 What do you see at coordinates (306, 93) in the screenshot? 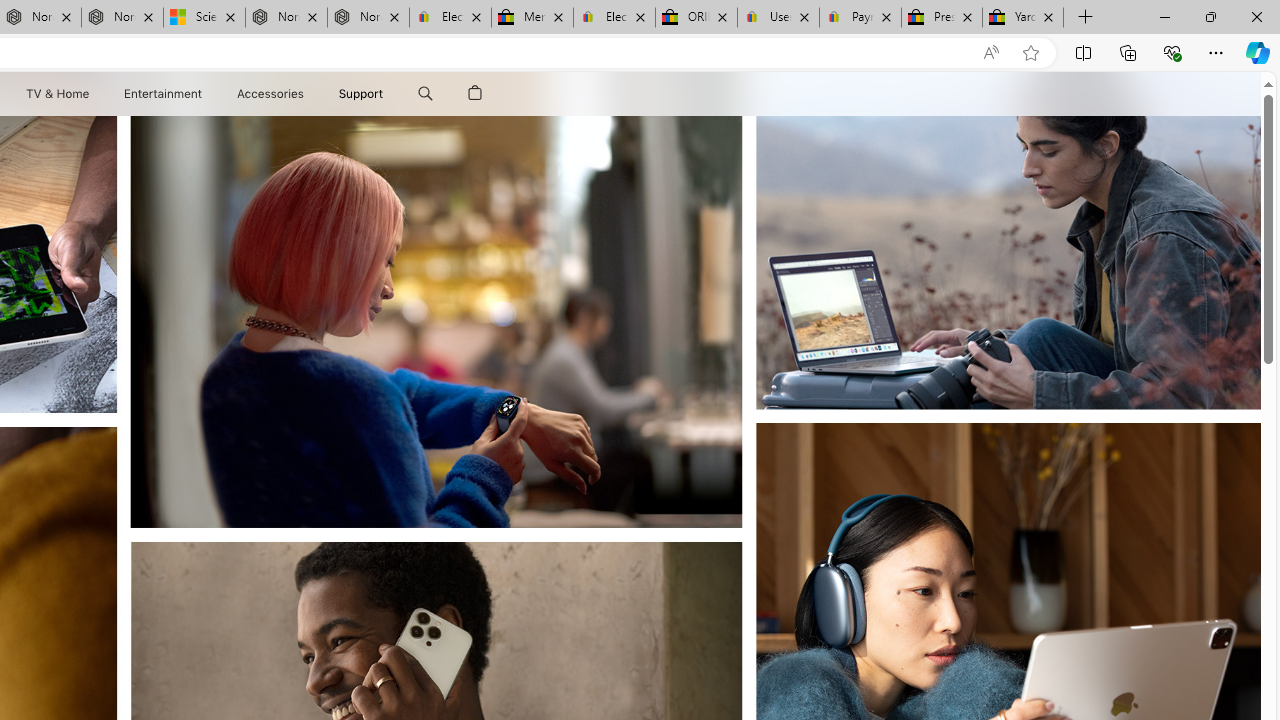
I see `'Accessories menu'` at bounding box center [306, 93].